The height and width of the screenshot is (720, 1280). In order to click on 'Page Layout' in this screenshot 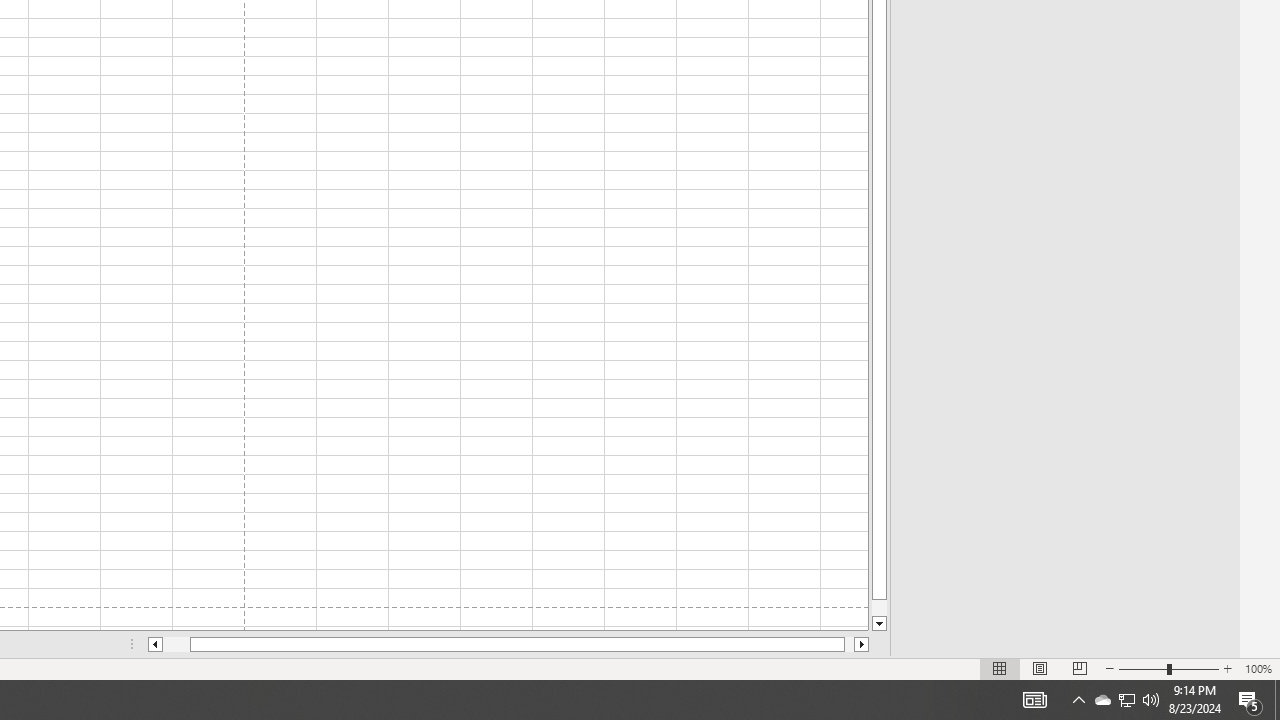, I will do `click(1040, 669)`.